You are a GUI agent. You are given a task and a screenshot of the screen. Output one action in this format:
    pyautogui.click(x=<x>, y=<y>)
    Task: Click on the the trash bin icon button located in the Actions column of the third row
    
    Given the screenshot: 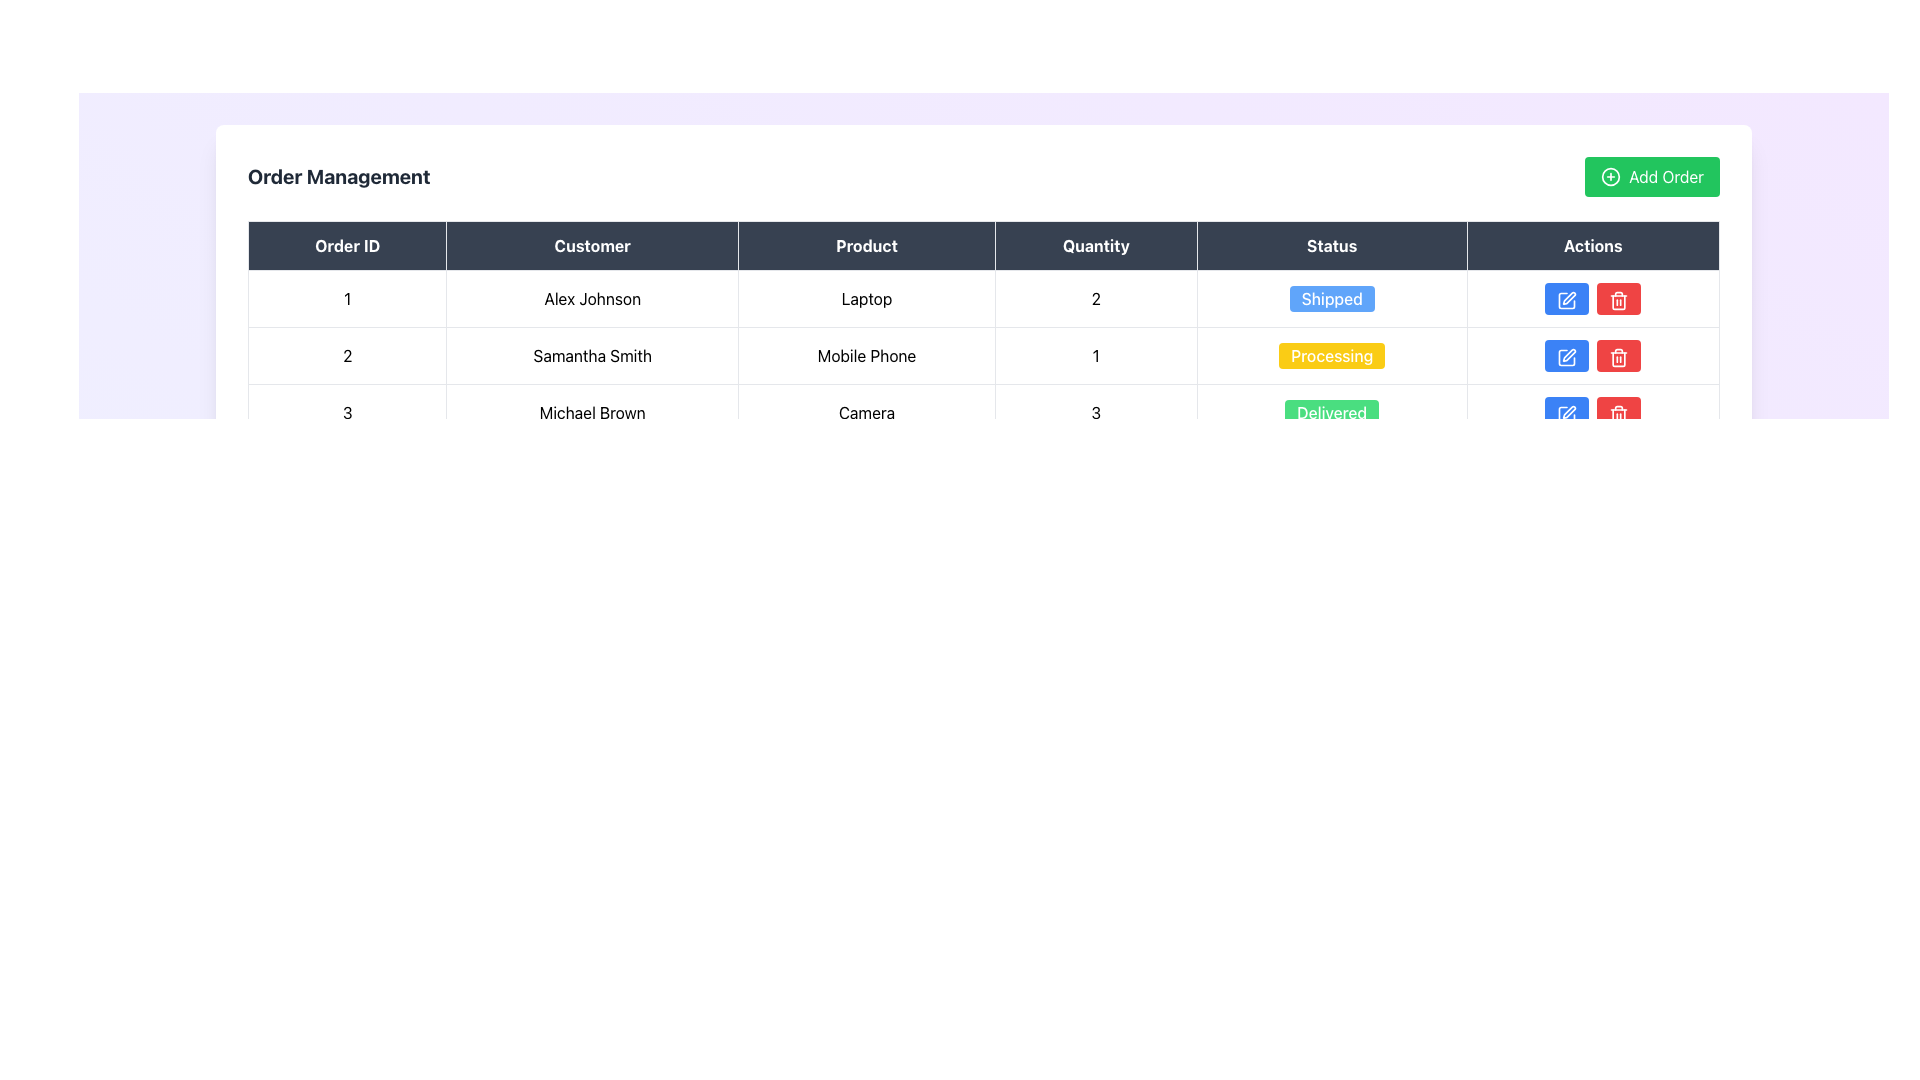 What is the action you would take?
    pyautogui.click(x=1619, y=300)
    